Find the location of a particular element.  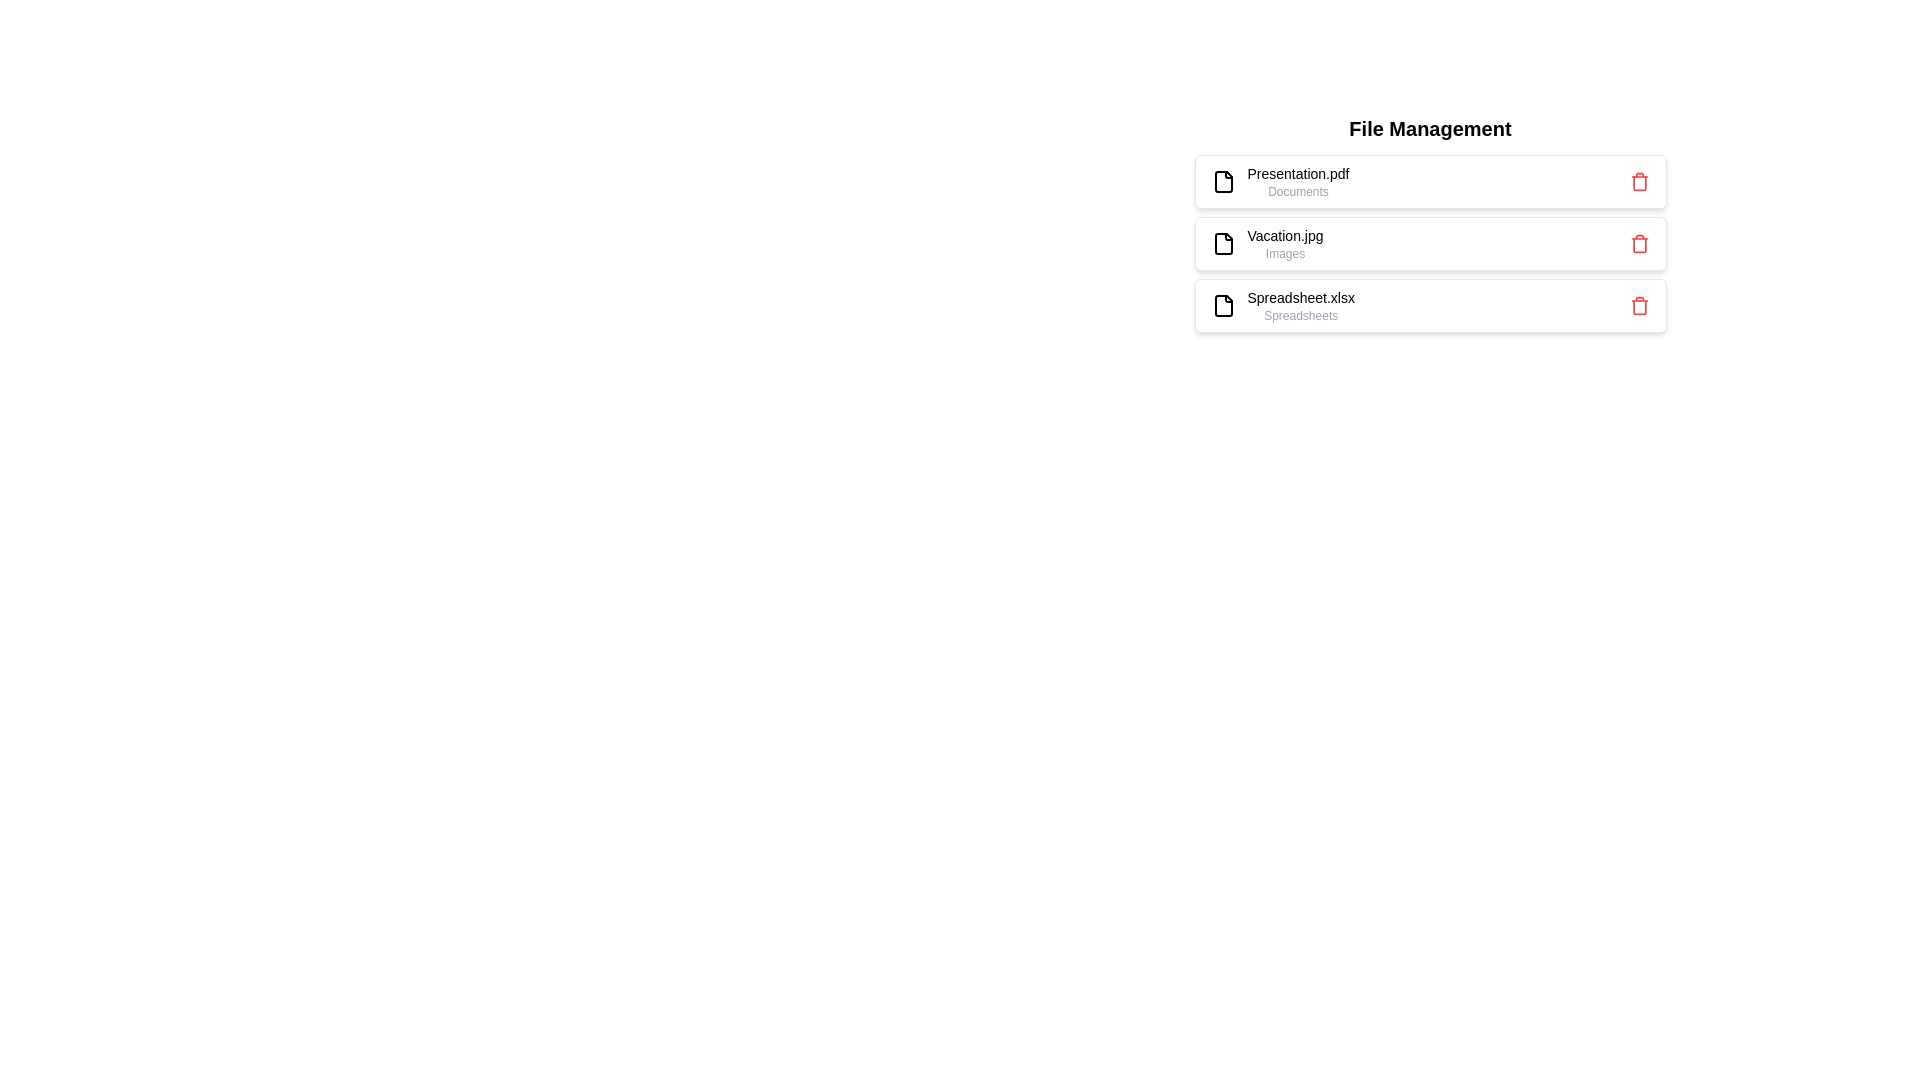

delete button for the file named Presentation.pdf is located at coordinates (1639, 181).